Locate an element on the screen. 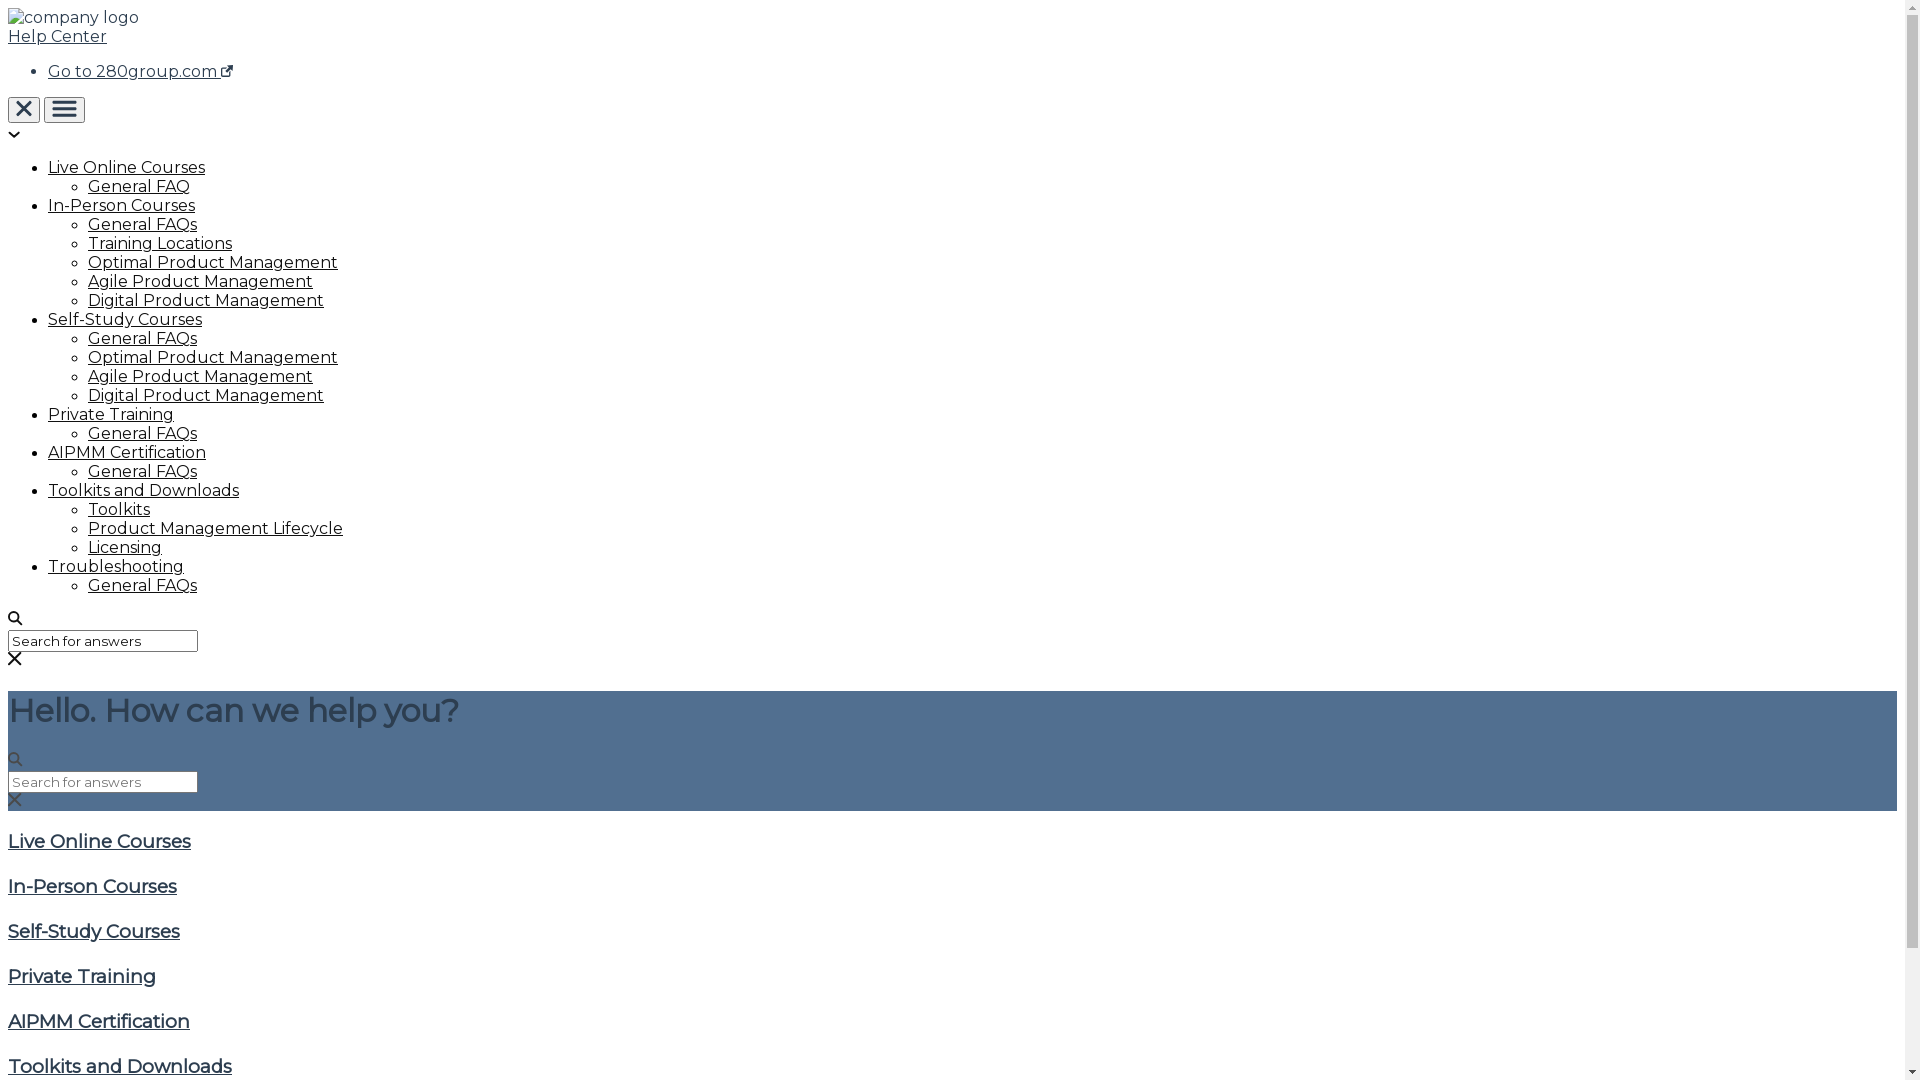 The width and height of the screenshot is (1920, 1080). 'AIPMM Certification' is located at coordinates (8, 1021).